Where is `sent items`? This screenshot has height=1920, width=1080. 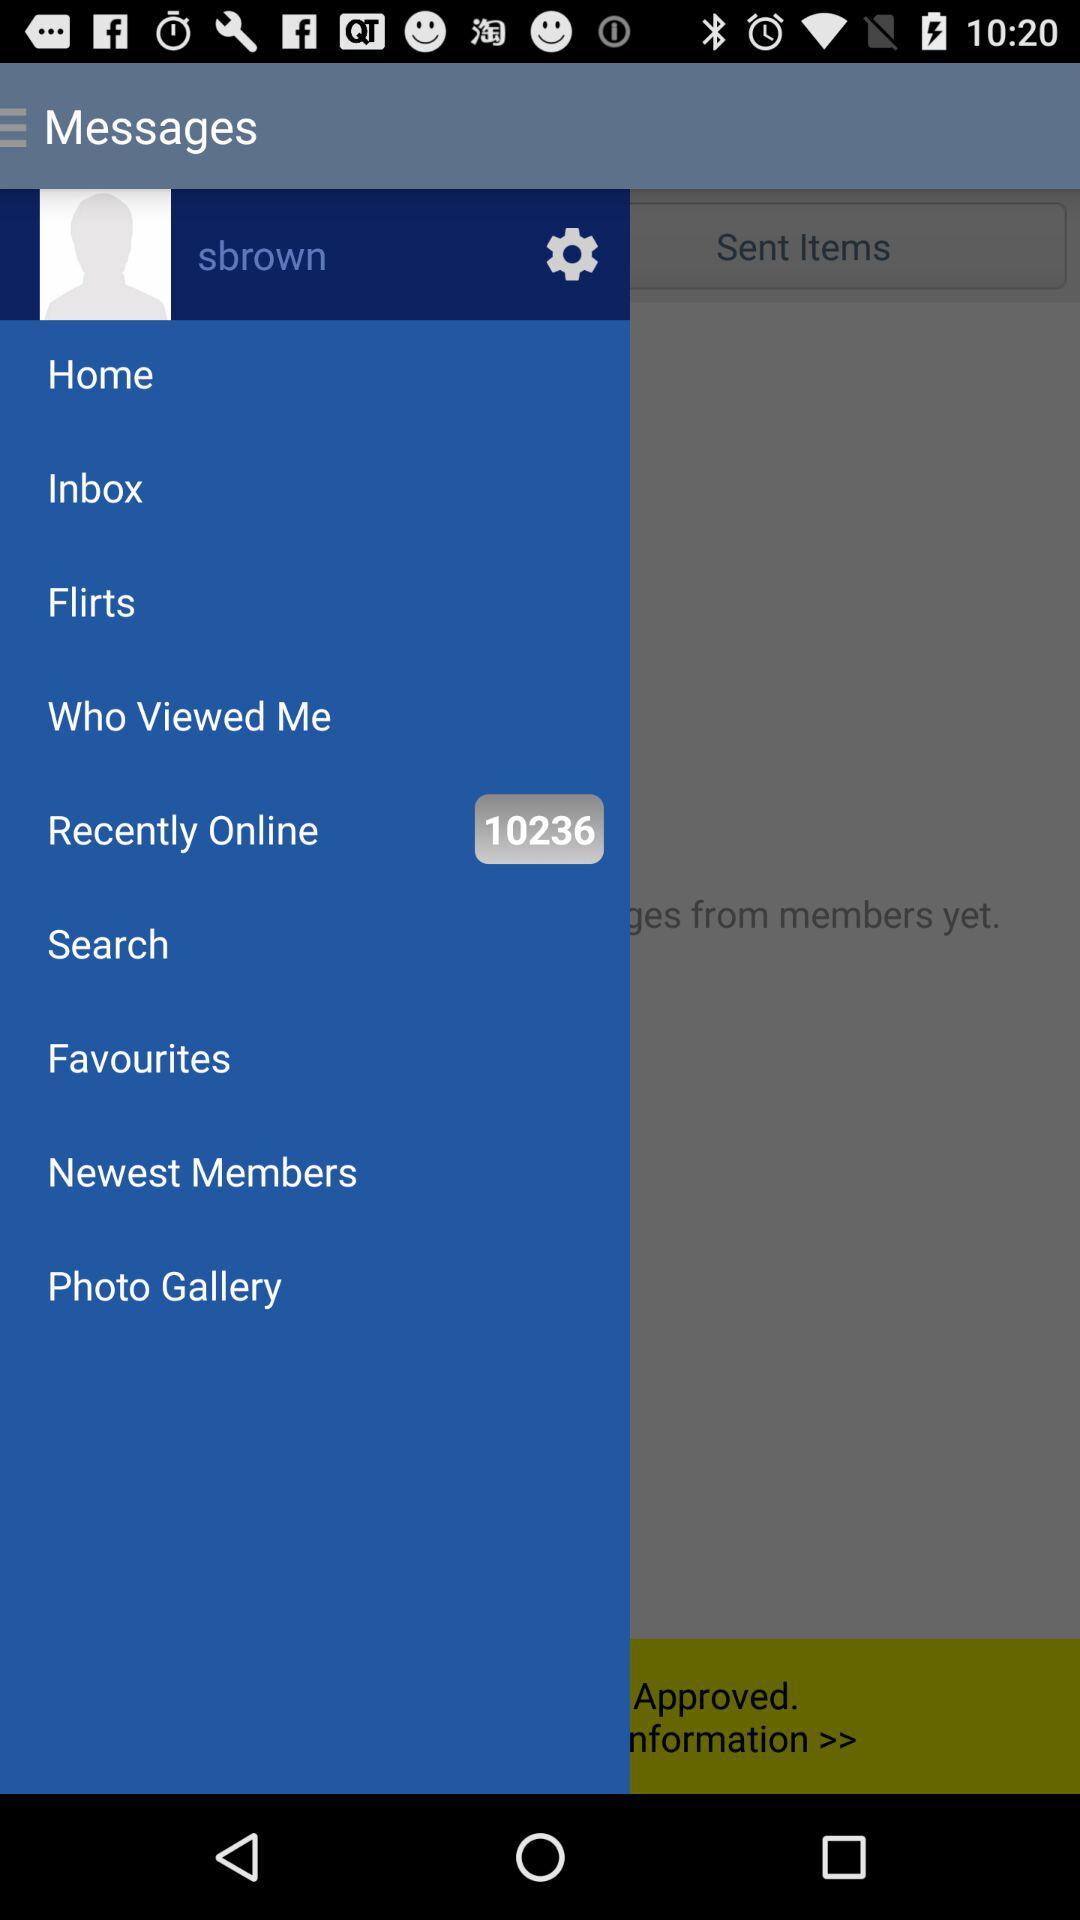
sent items is located at coordinates (802, 244).